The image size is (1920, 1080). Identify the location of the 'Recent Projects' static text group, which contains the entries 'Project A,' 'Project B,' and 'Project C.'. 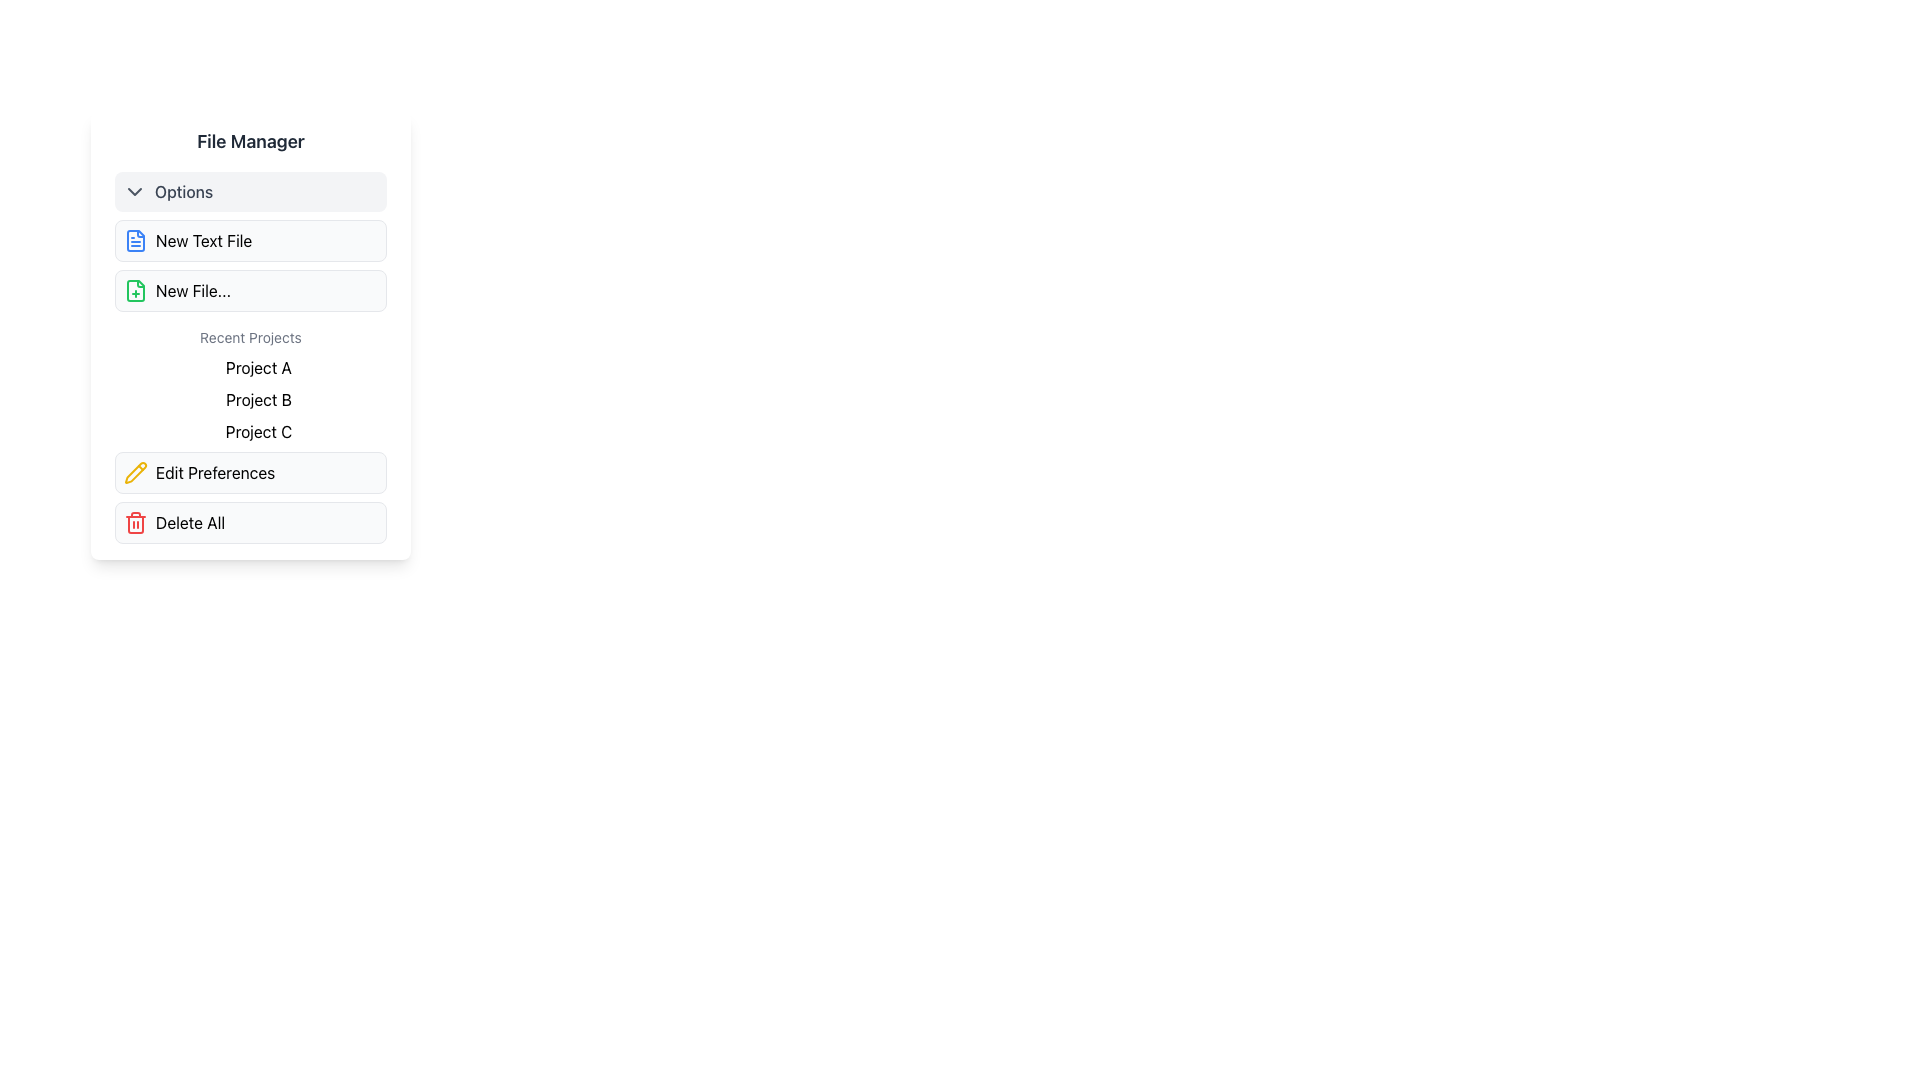
(249, 381).